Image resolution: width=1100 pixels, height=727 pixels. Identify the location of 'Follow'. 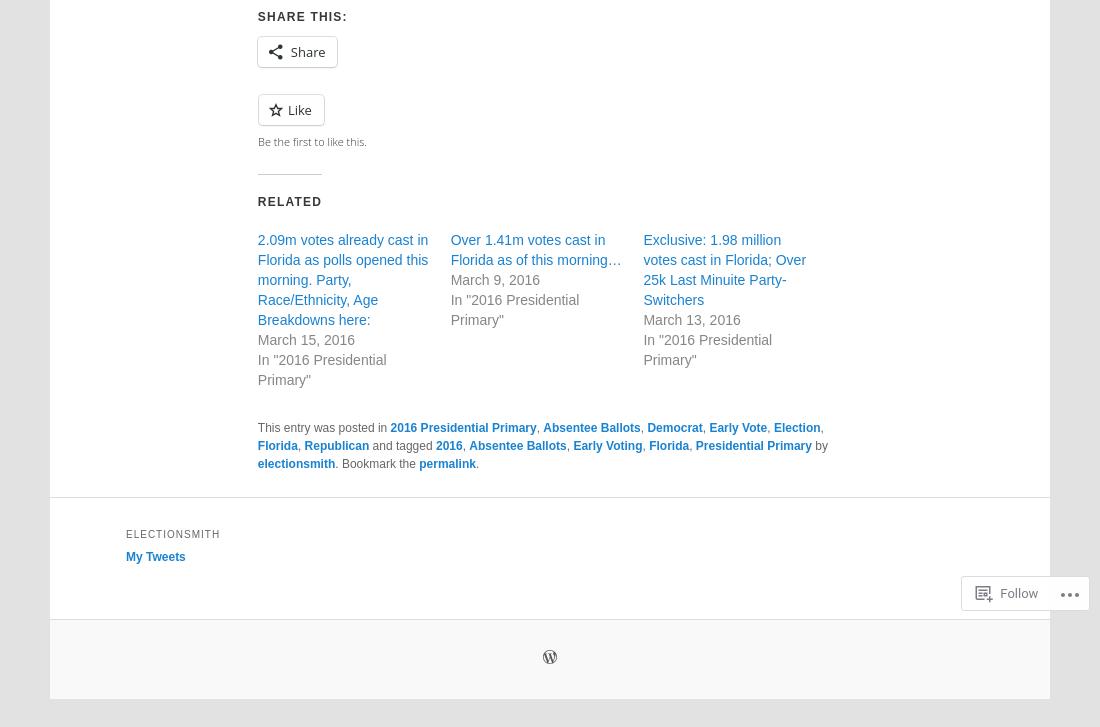
(1018, 517).